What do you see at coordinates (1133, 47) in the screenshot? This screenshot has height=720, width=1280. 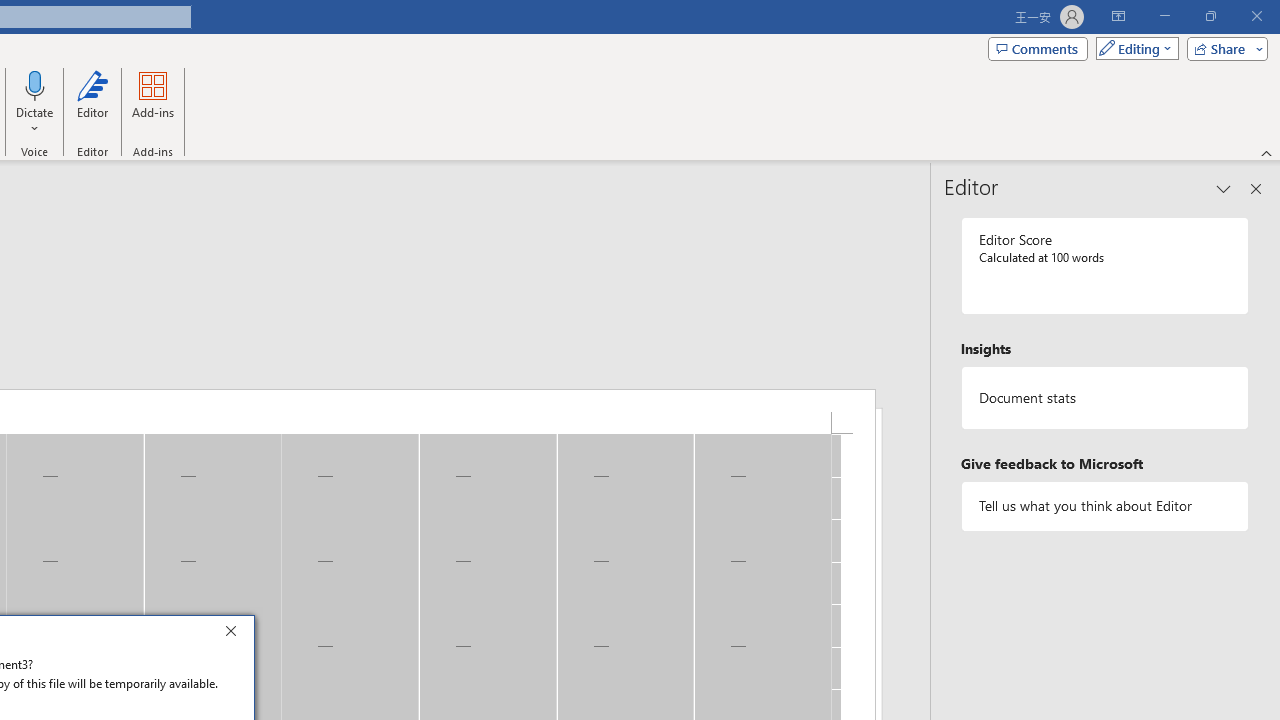 I see `'Mode'` at bounding box center [1133, 47].